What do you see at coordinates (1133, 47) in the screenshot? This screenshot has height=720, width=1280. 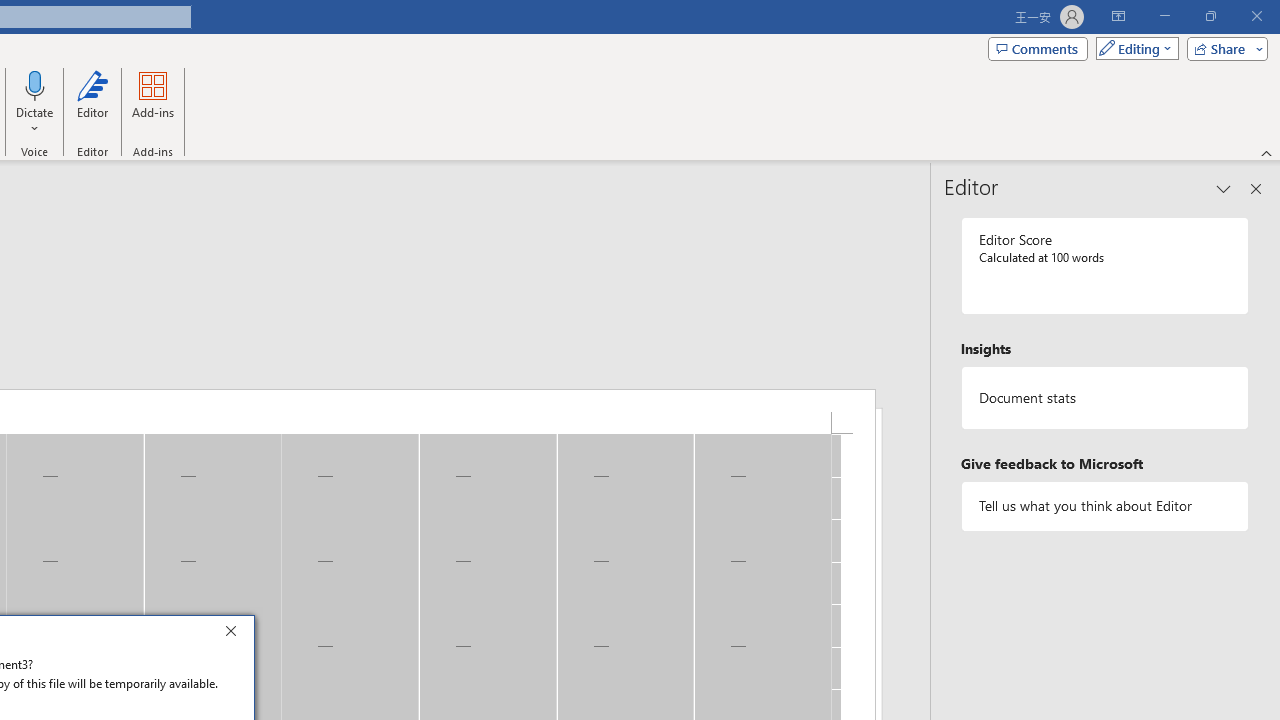 I see `'Mode'` at bounding box center [1133, 47].